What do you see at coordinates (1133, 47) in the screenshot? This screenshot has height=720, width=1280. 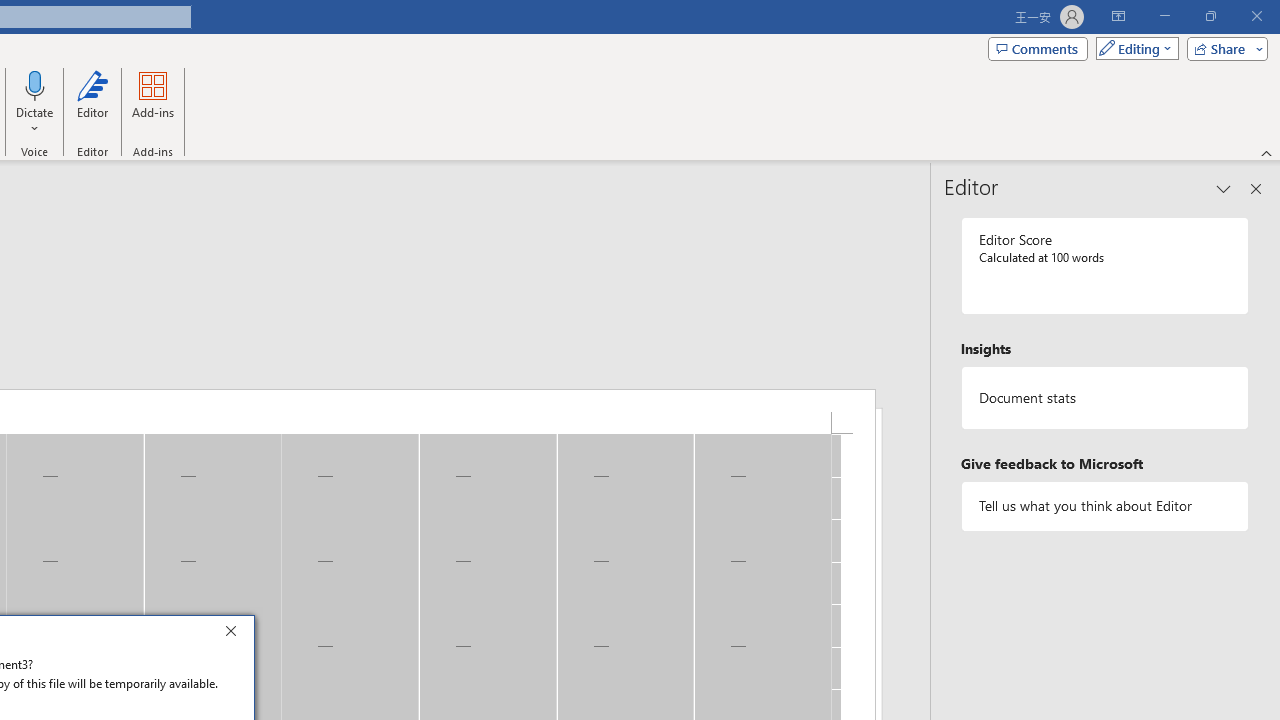 I see `'Mode'` at bounding box center [1133, 47].